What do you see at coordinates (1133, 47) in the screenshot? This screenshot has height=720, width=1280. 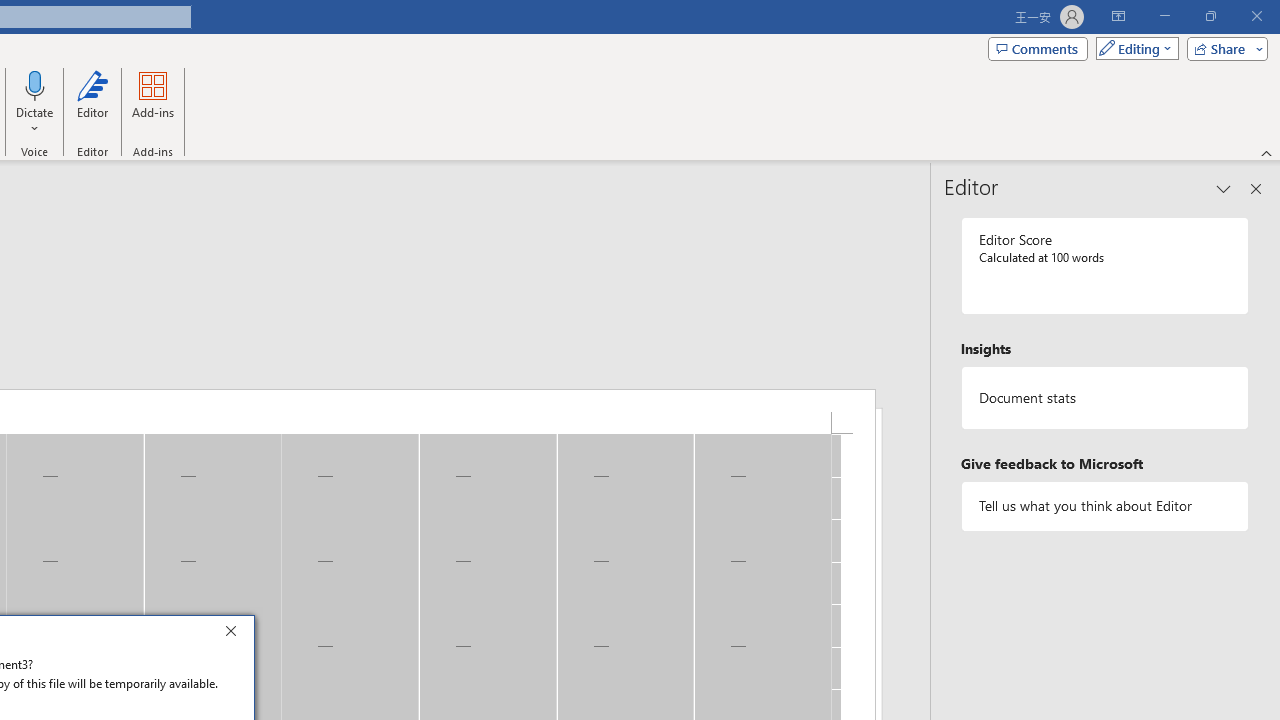 I see `'Mode'` at bounding box center [1133, 47].